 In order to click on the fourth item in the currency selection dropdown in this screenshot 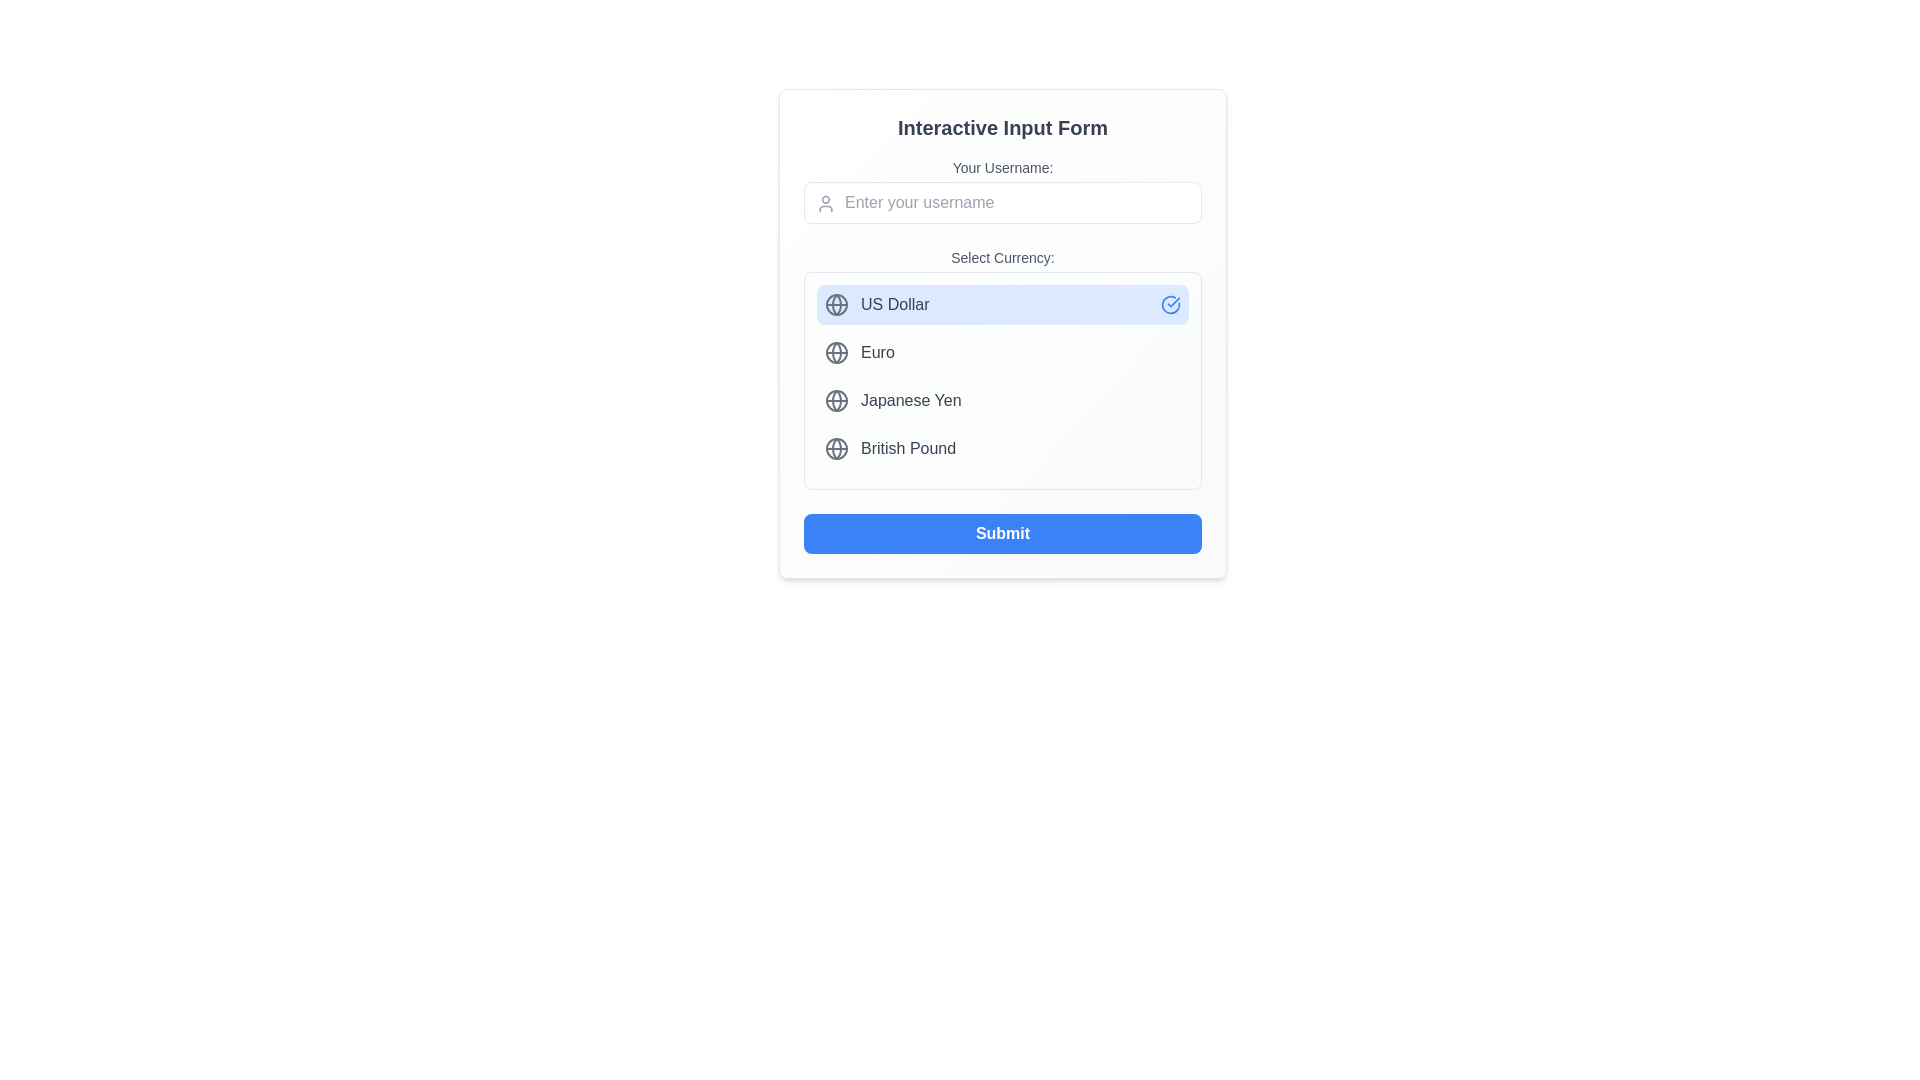, I will do `click(1003, 447)`.